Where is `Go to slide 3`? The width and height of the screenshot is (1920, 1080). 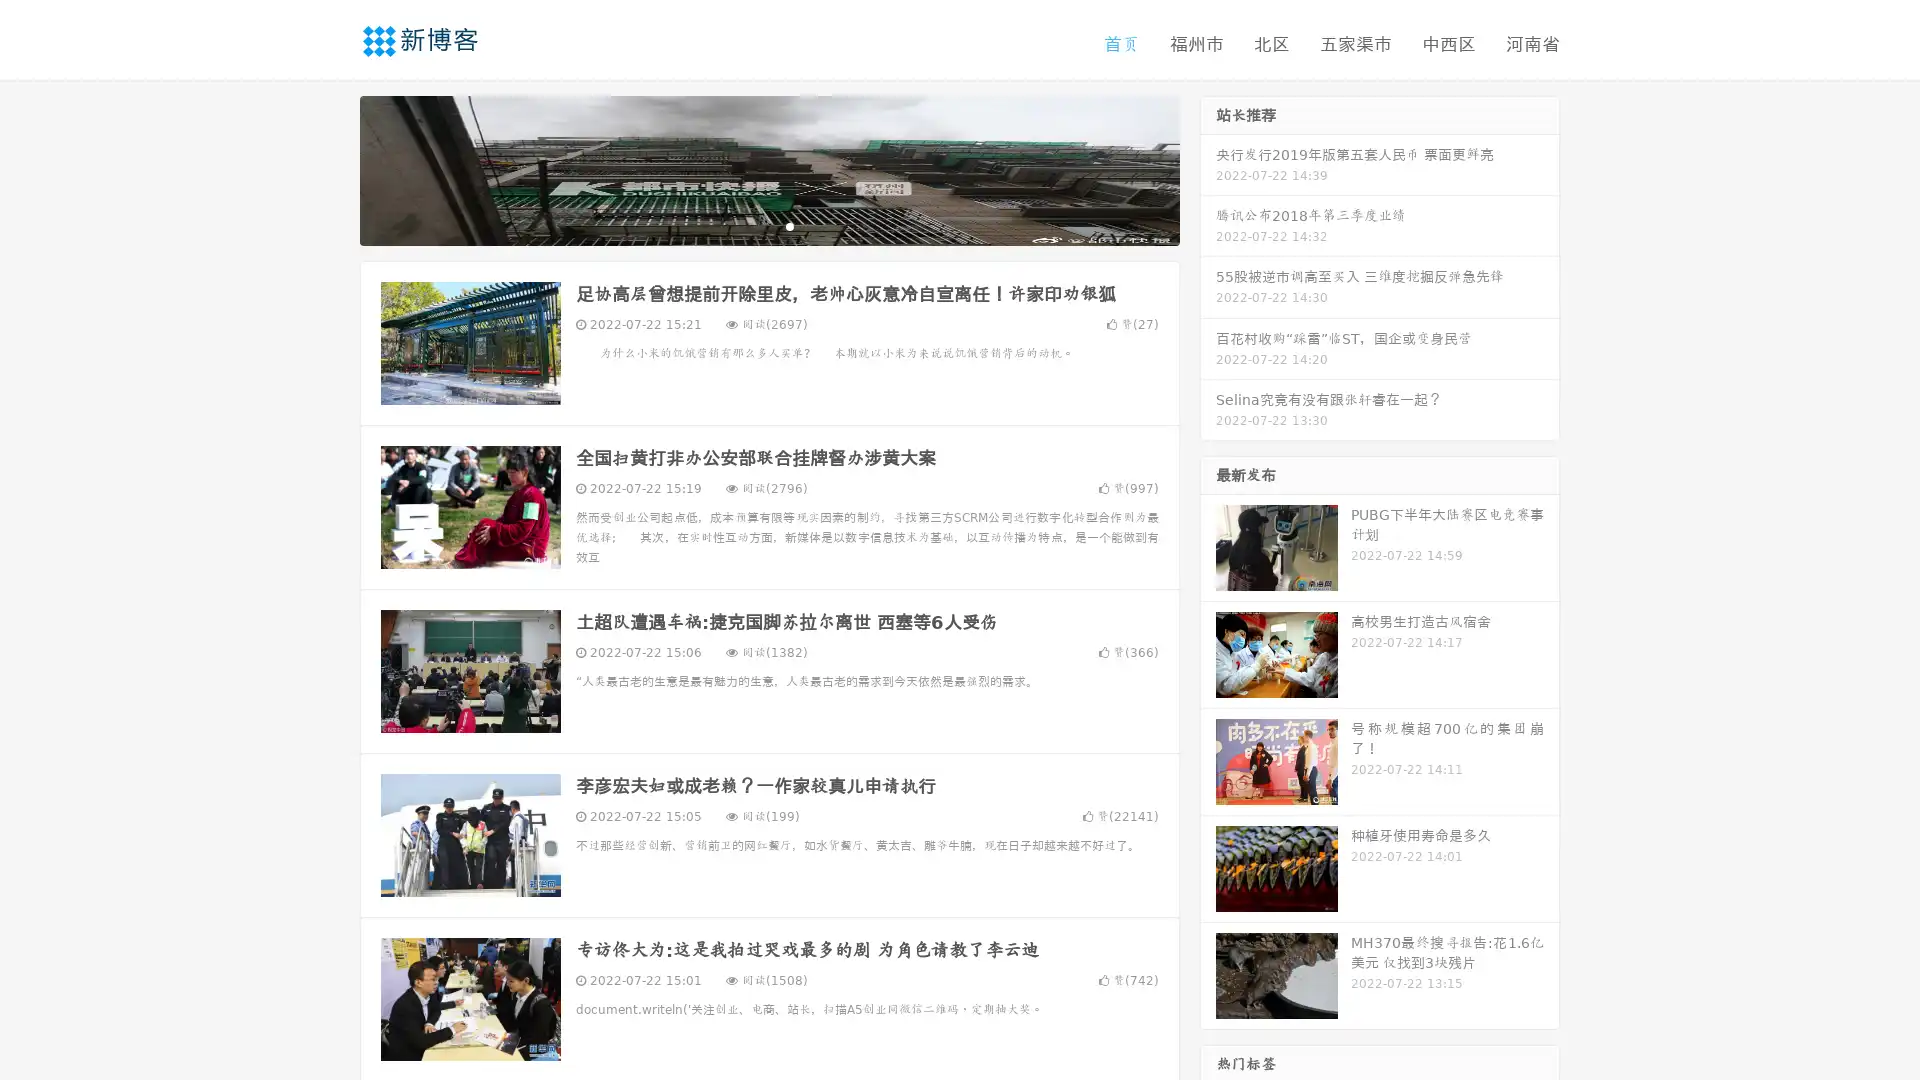 Go to slide 3 is located at coordinates (789, 225).